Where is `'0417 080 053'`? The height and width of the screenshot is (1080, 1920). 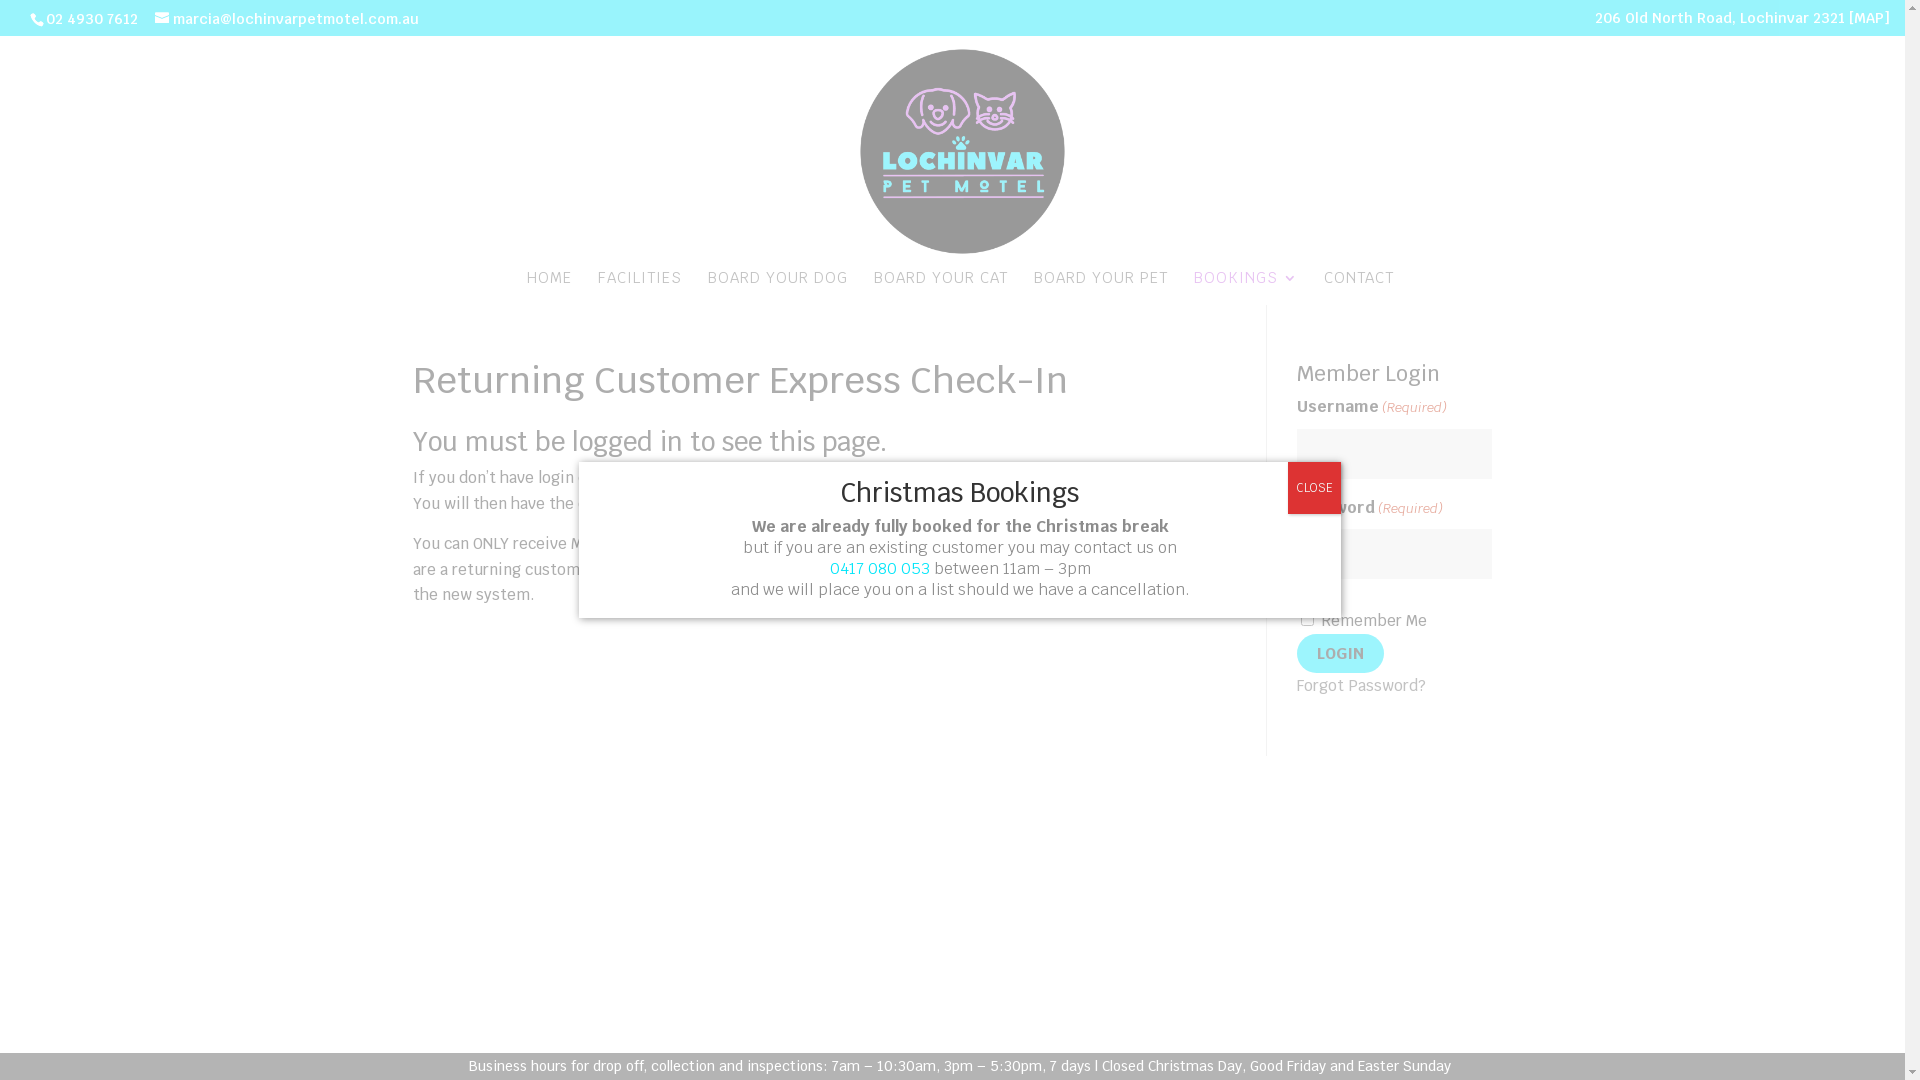
'0417 080 053' is located at coordinates (830, 568).